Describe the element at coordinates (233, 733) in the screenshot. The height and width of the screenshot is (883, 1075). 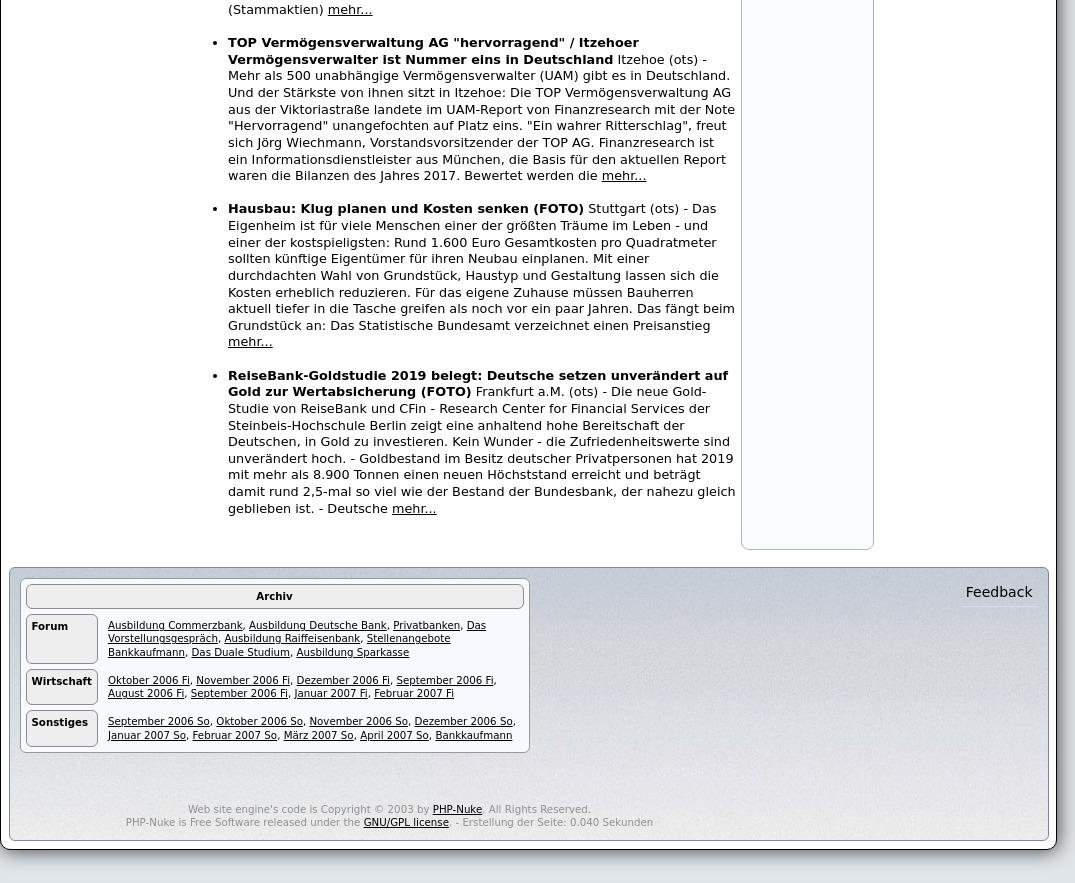
I see `'Februar 2007 So'` at that location.